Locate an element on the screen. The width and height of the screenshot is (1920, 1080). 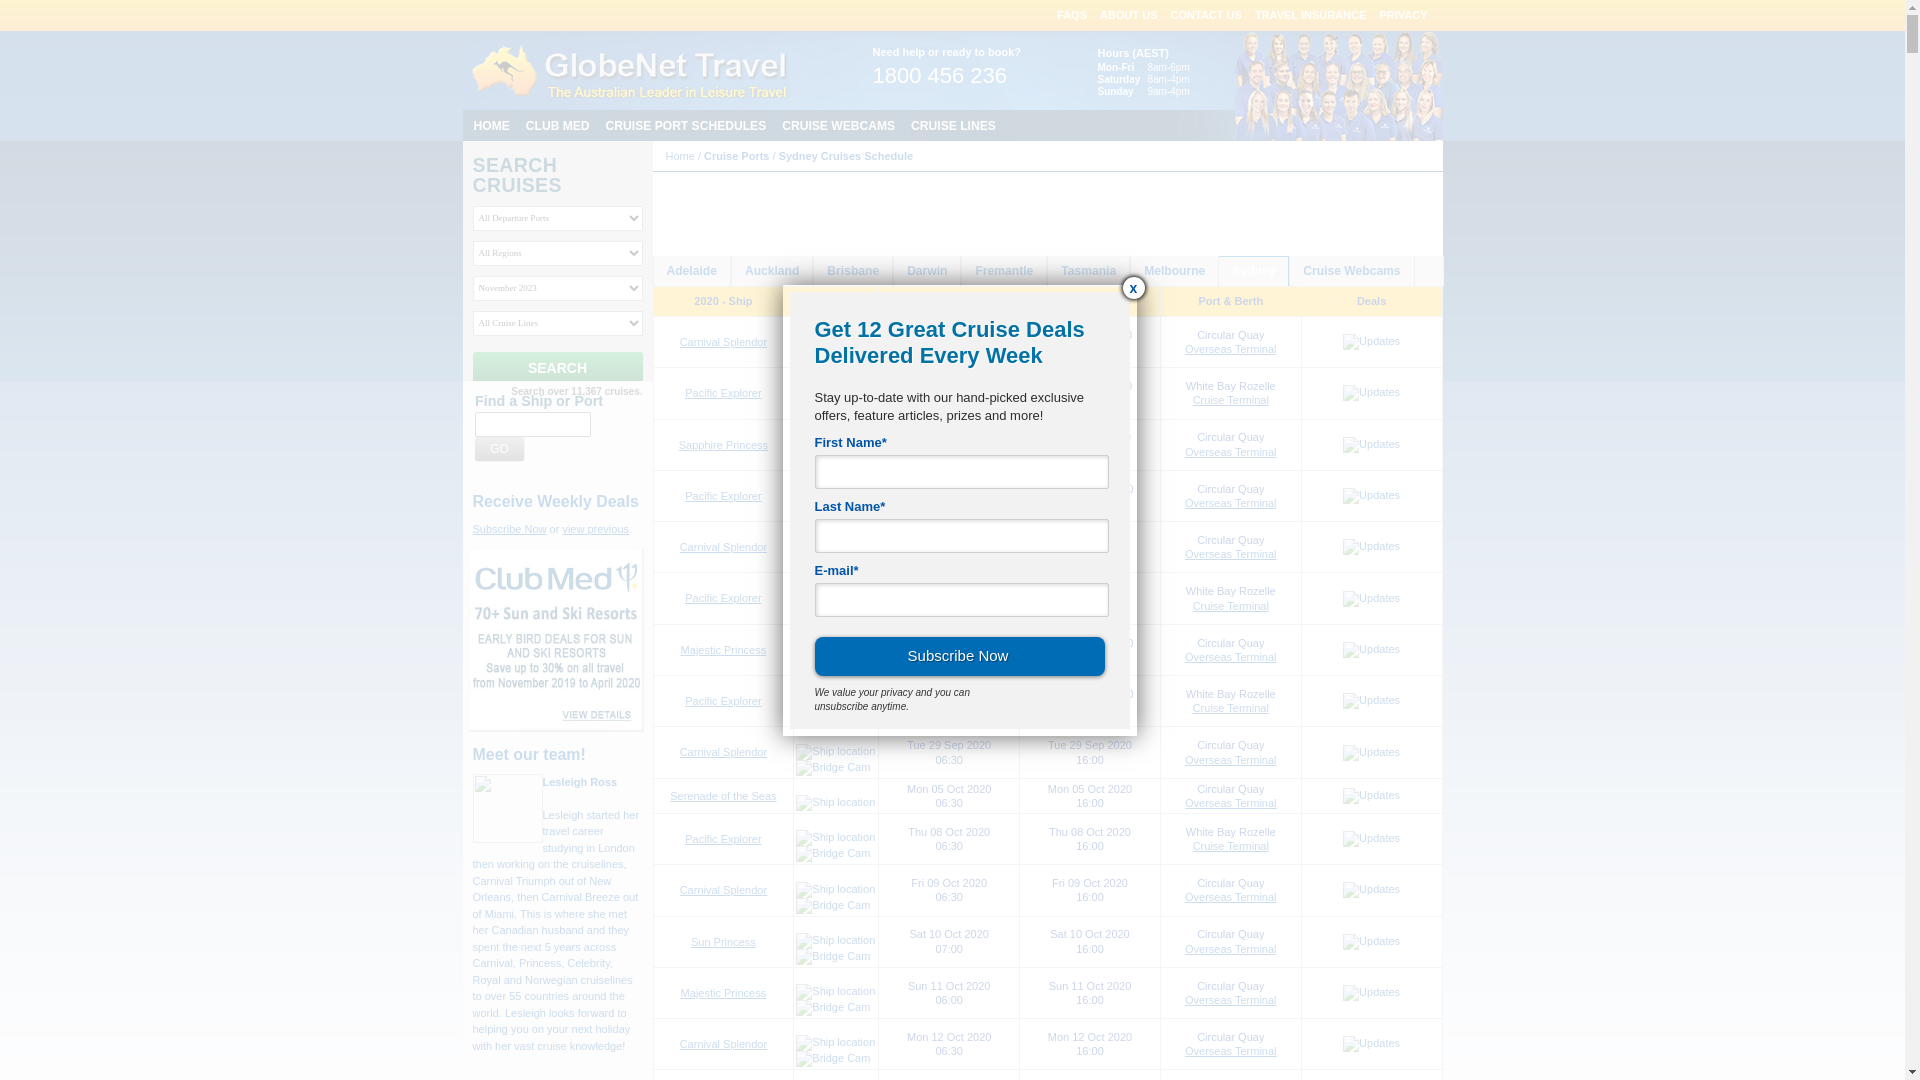
'Pacific Explorer' is located at coordinates (685, 700).